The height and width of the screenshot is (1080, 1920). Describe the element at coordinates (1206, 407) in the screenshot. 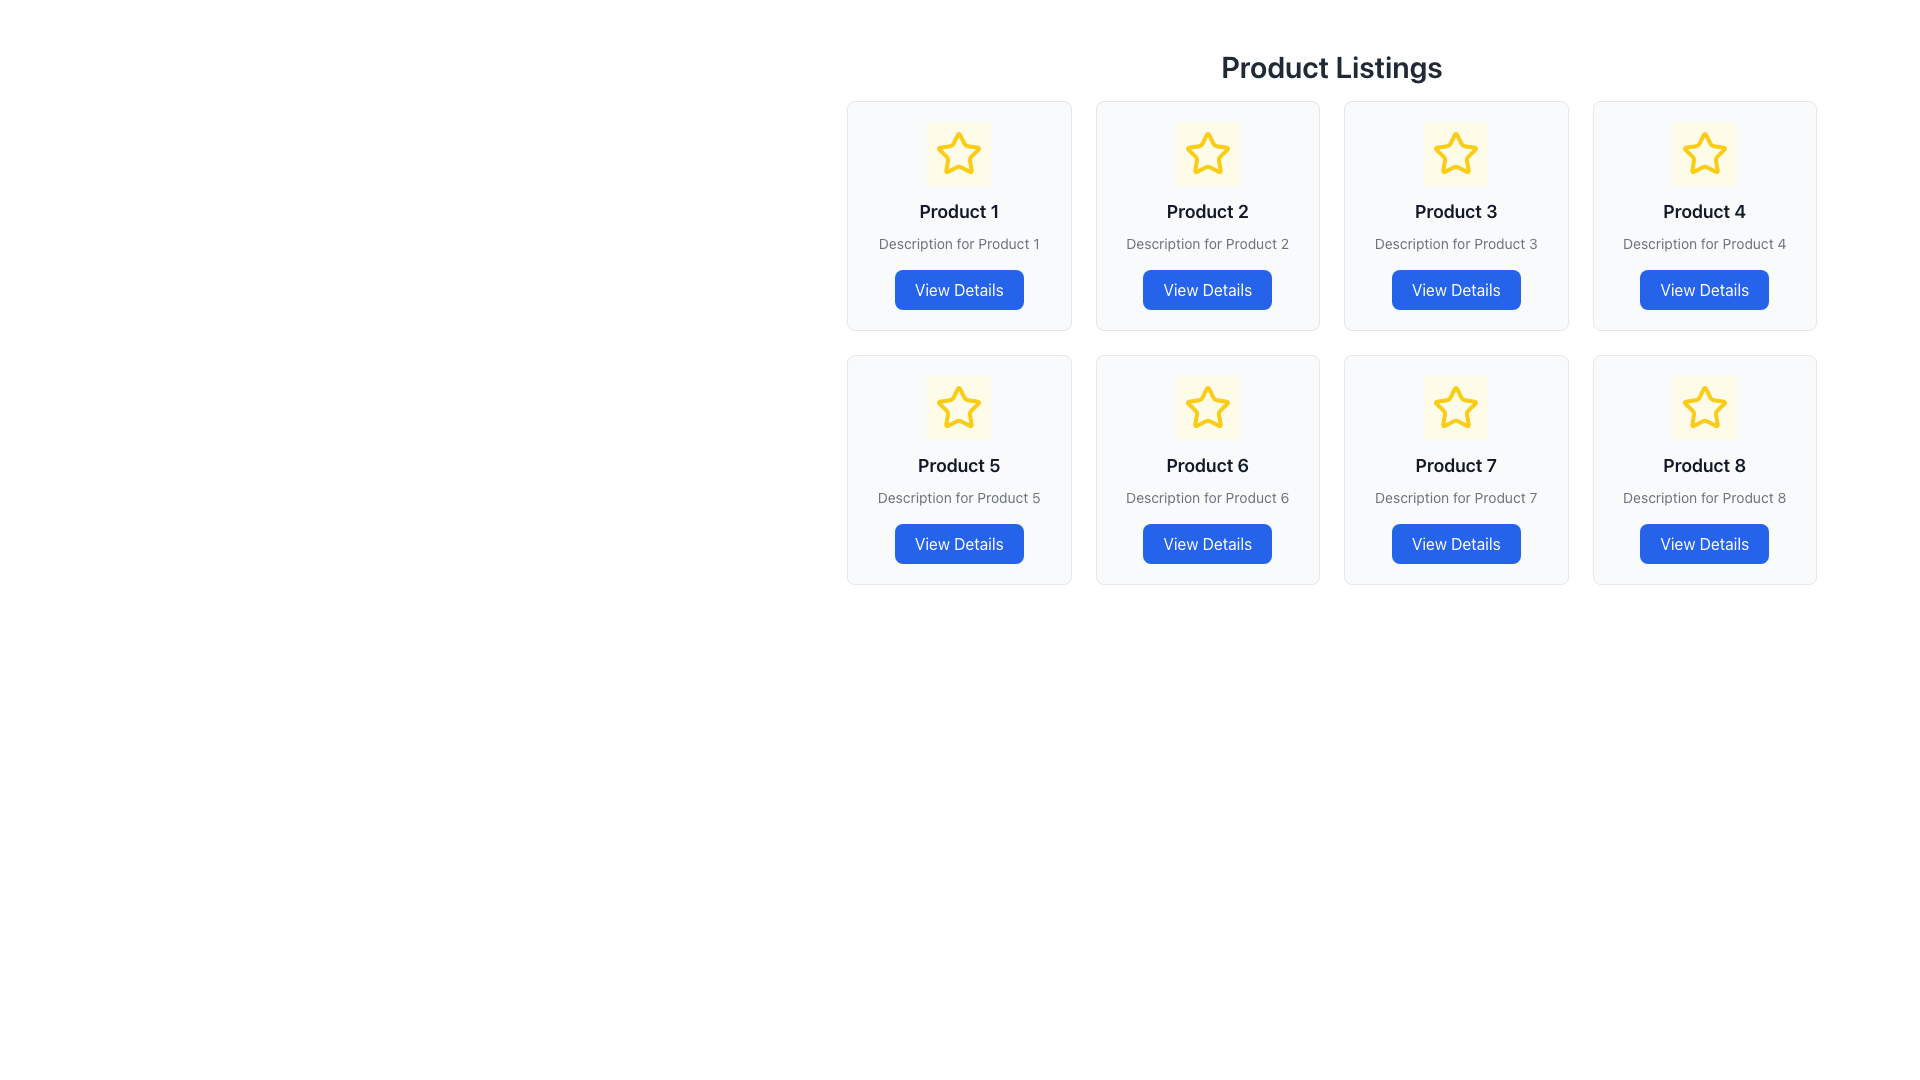

I see `the star icon located at the center top area of the card labeled 'Product 6', which denotes significance or categorization` at that location.